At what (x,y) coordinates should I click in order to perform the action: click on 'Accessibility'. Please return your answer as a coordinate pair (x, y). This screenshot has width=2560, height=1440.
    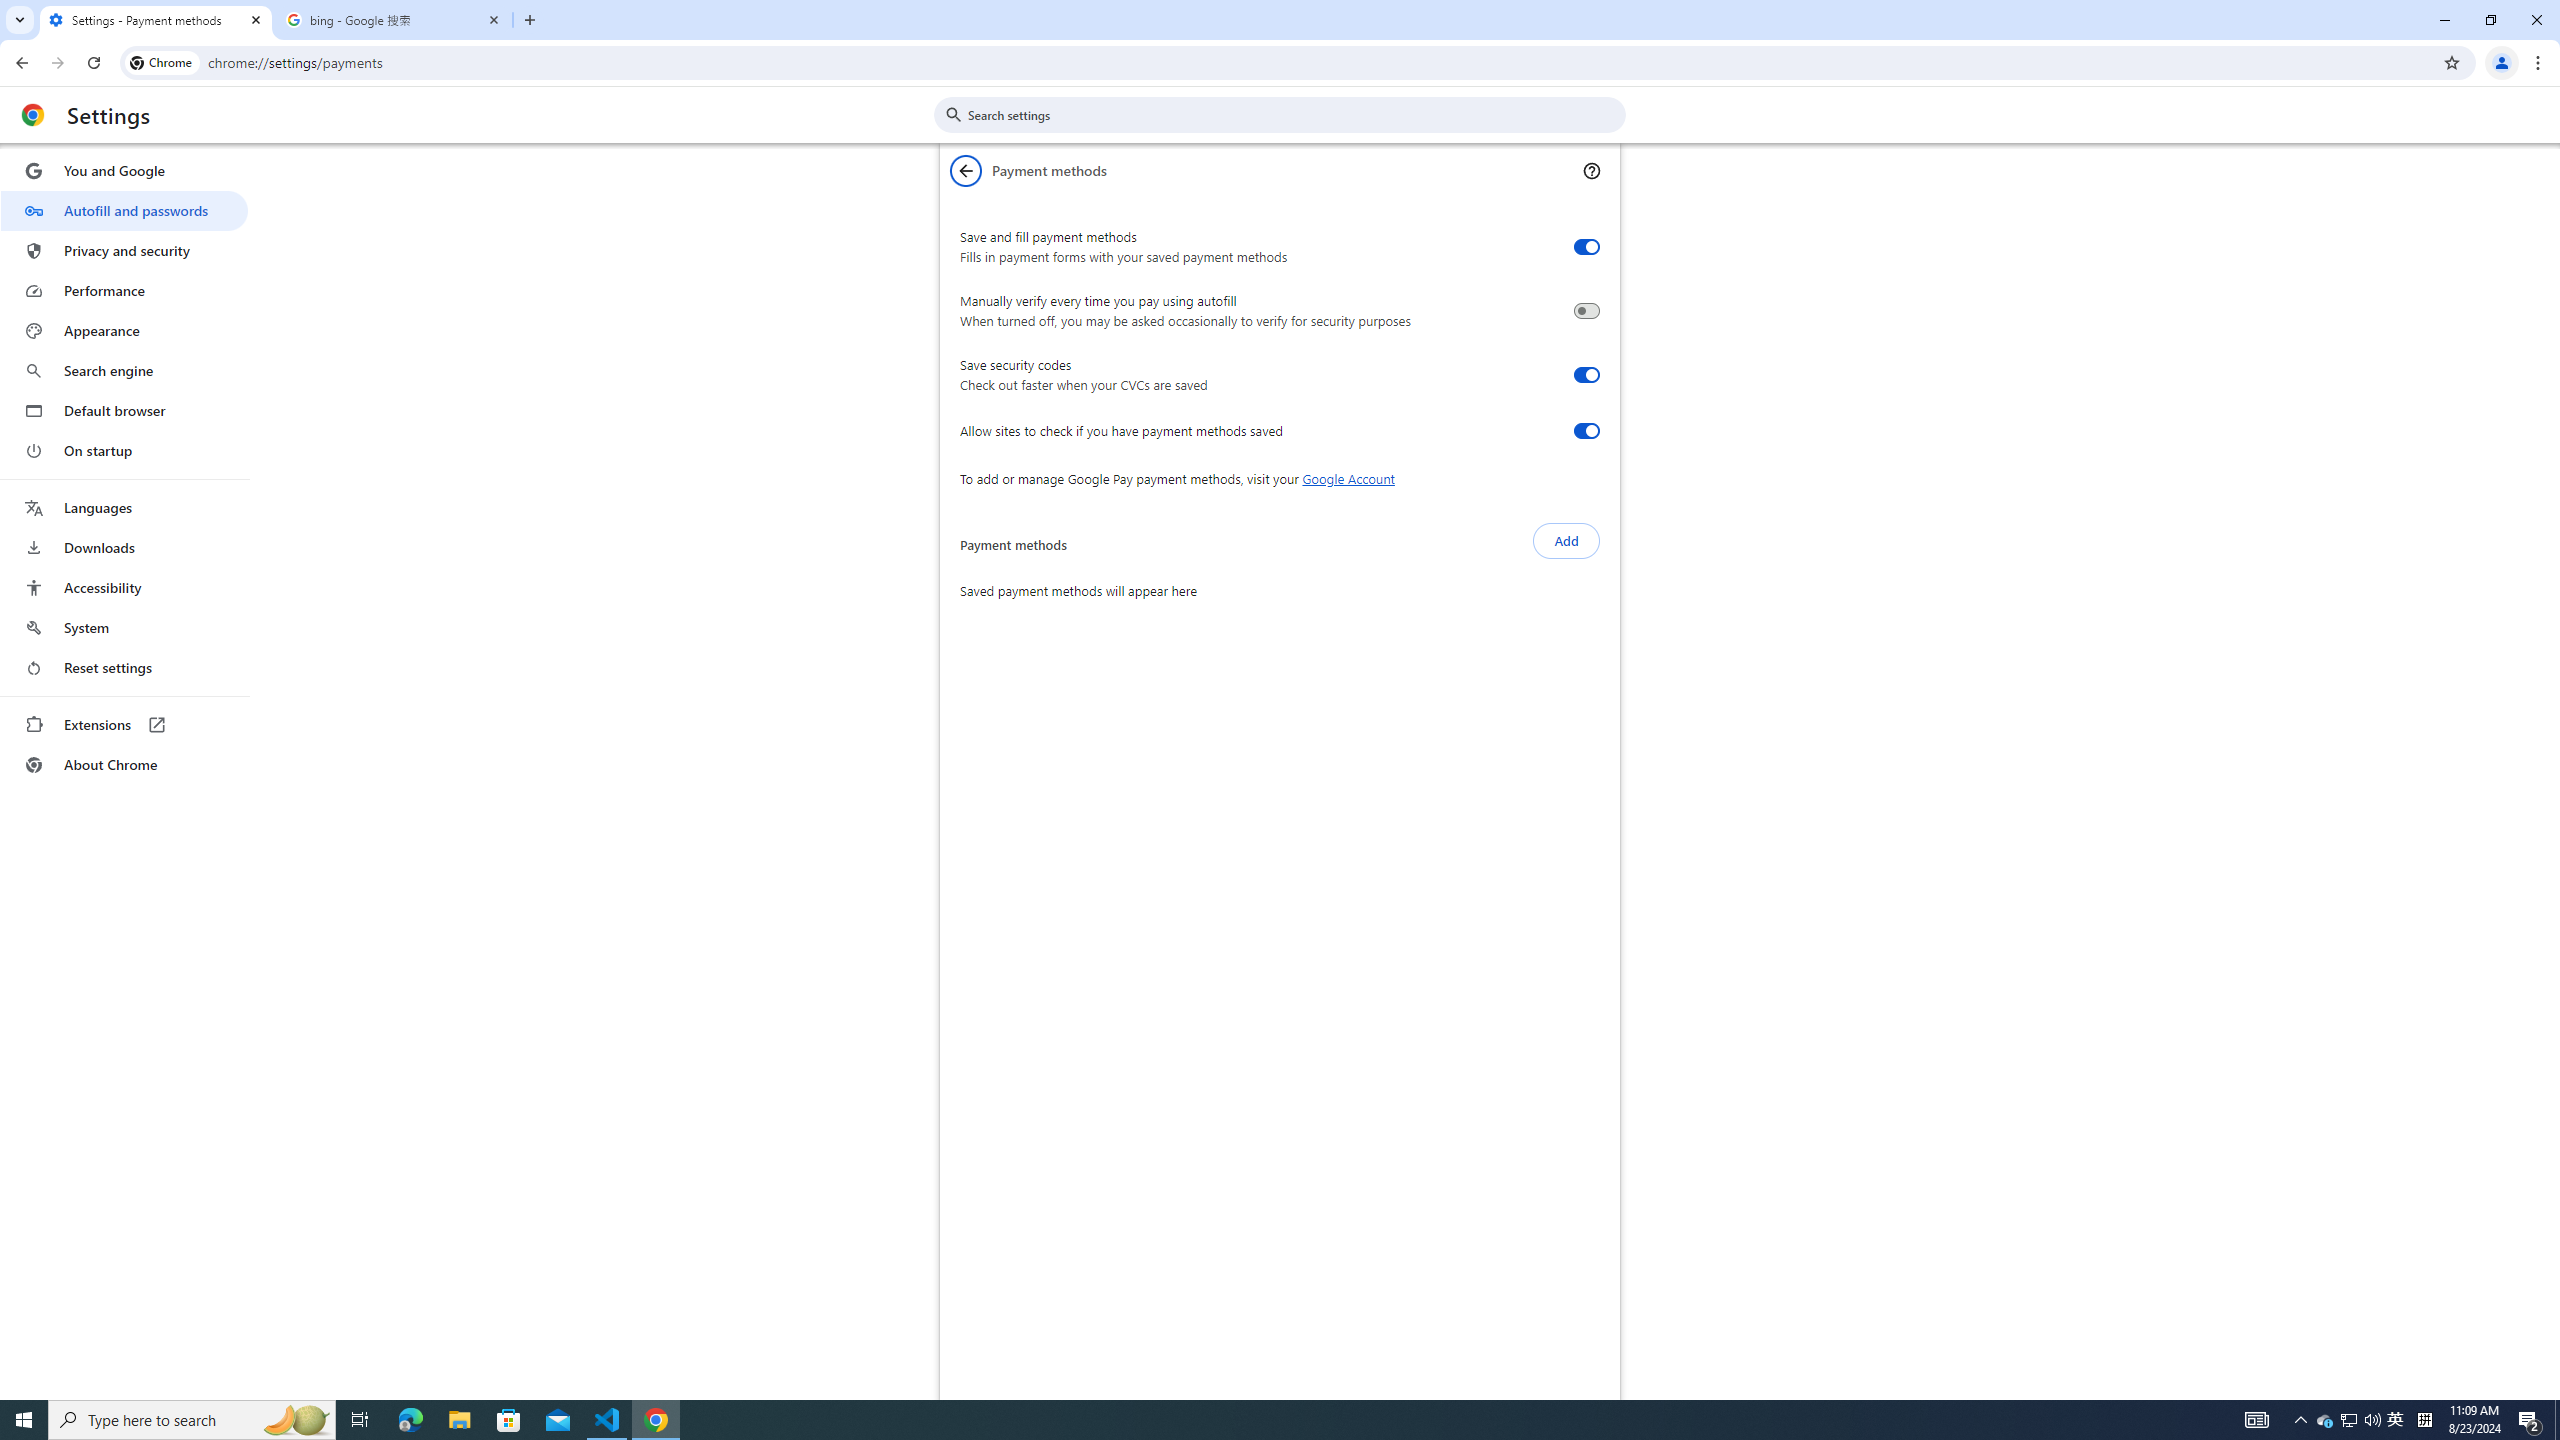
    Looking at the image, I should click on (123, 586).